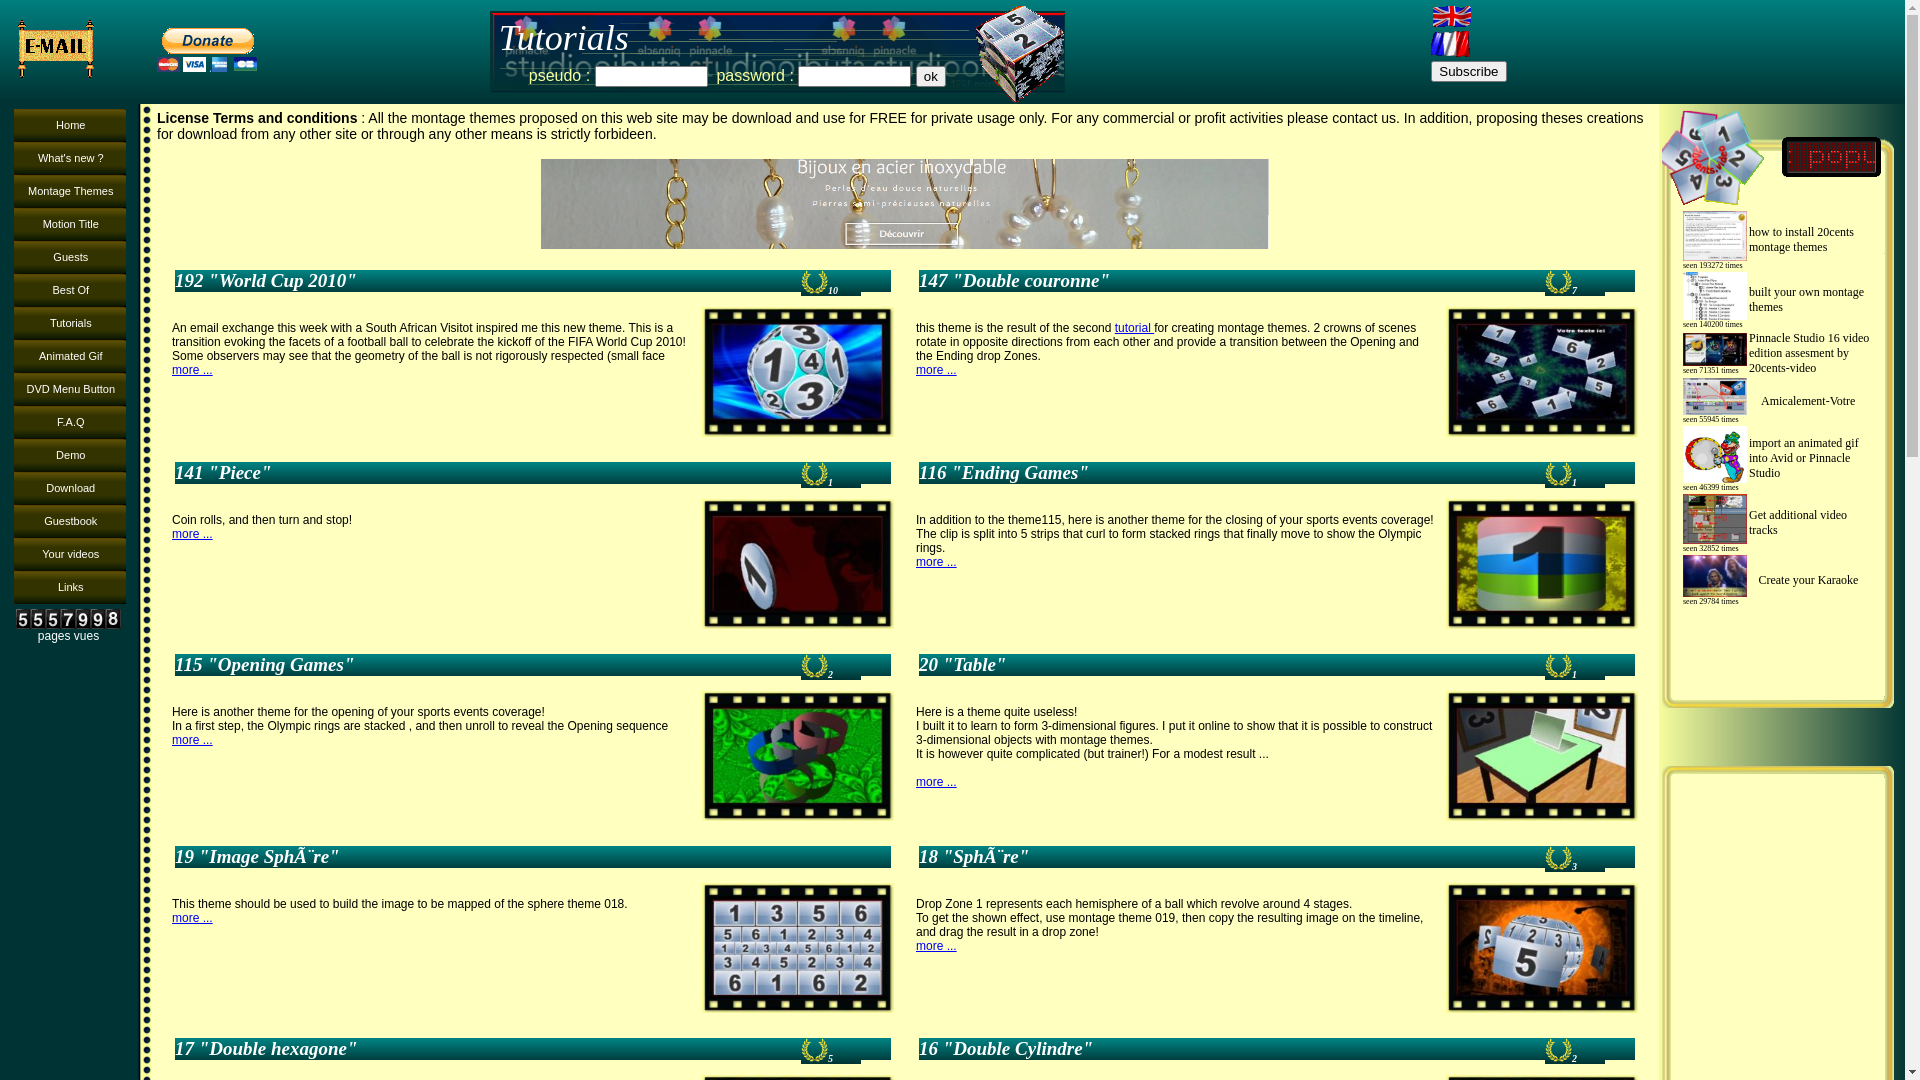 The image size is (1920, 1080). I want to click on 'Download', so click(70, 488).